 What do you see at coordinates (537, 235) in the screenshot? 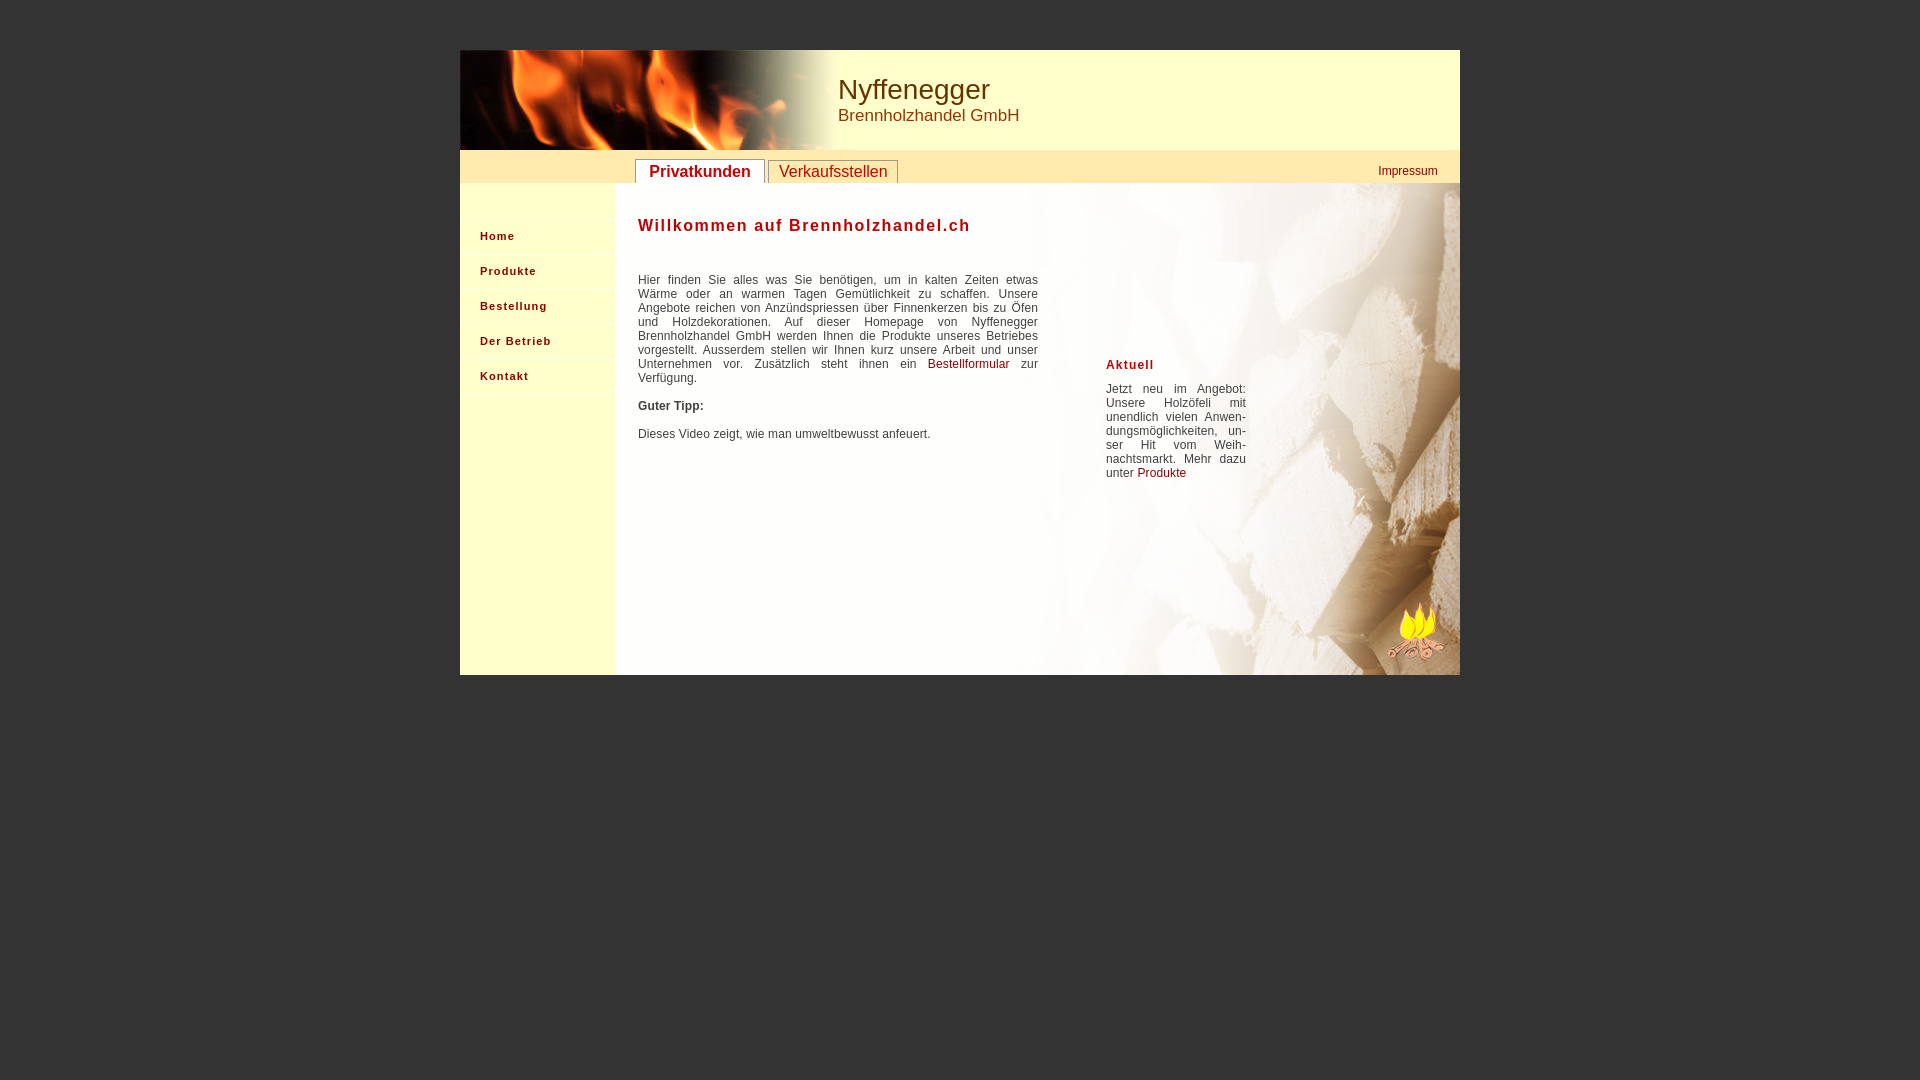
I see `'Home'` at bounding box center [537, 235].